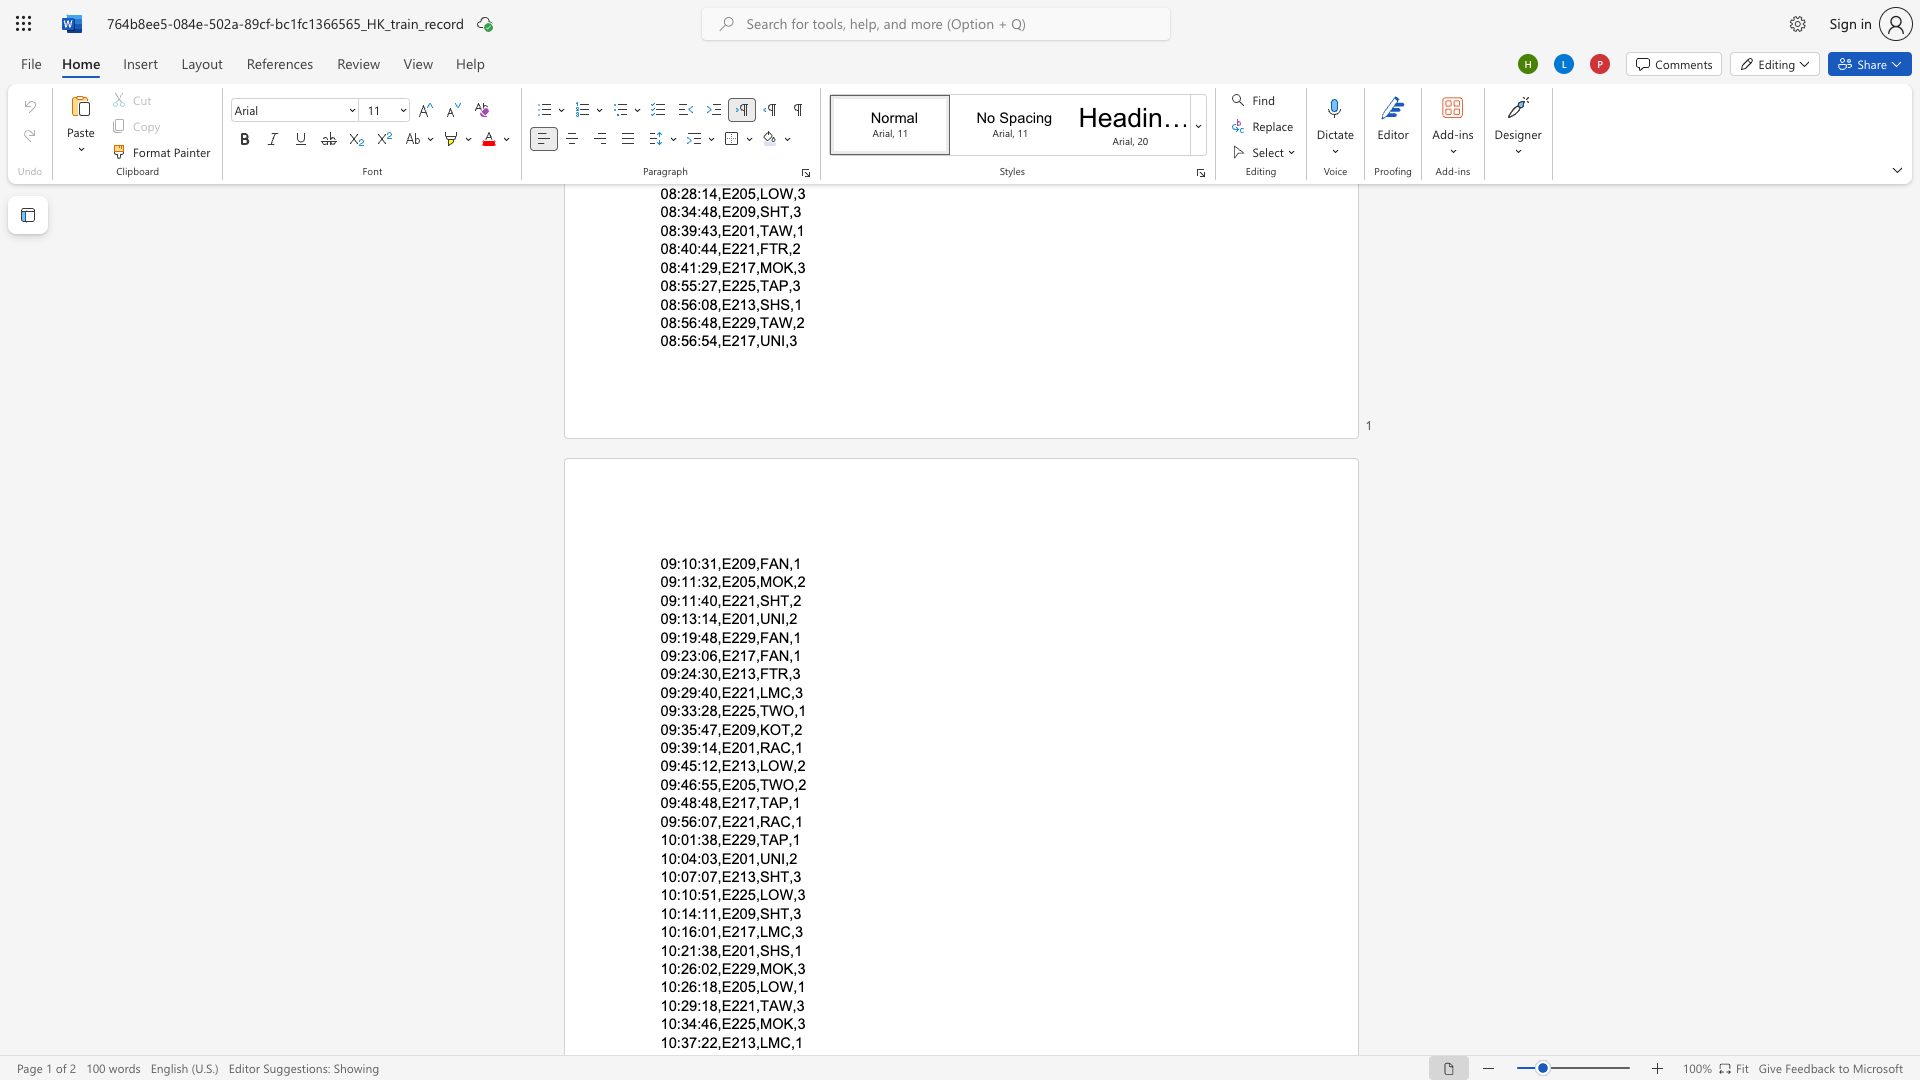  I want to click on the subset text ",E221,LMC" within the text "09:29:40,E221,LMC,3", so click(717, 691).